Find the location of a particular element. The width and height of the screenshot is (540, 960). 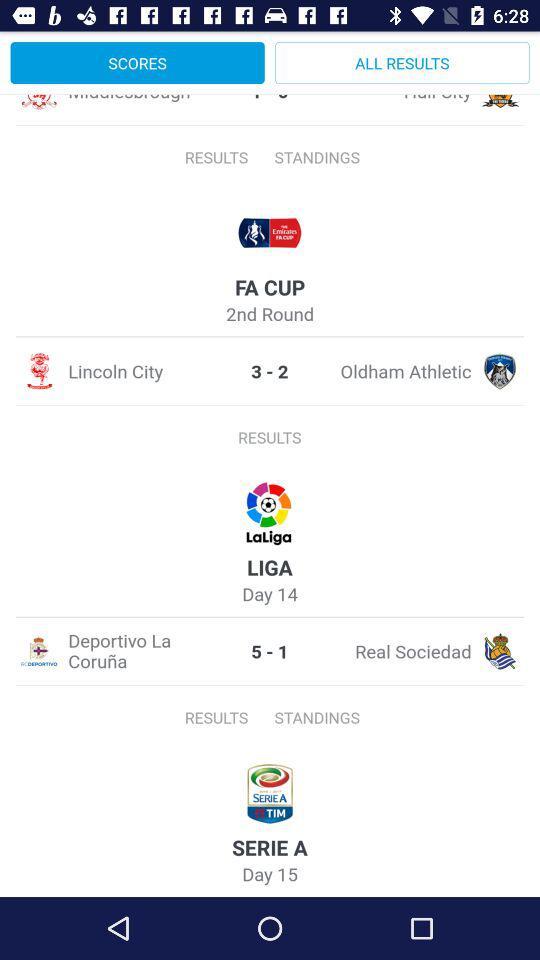

the all results icon is located at coordinates (402, 62).